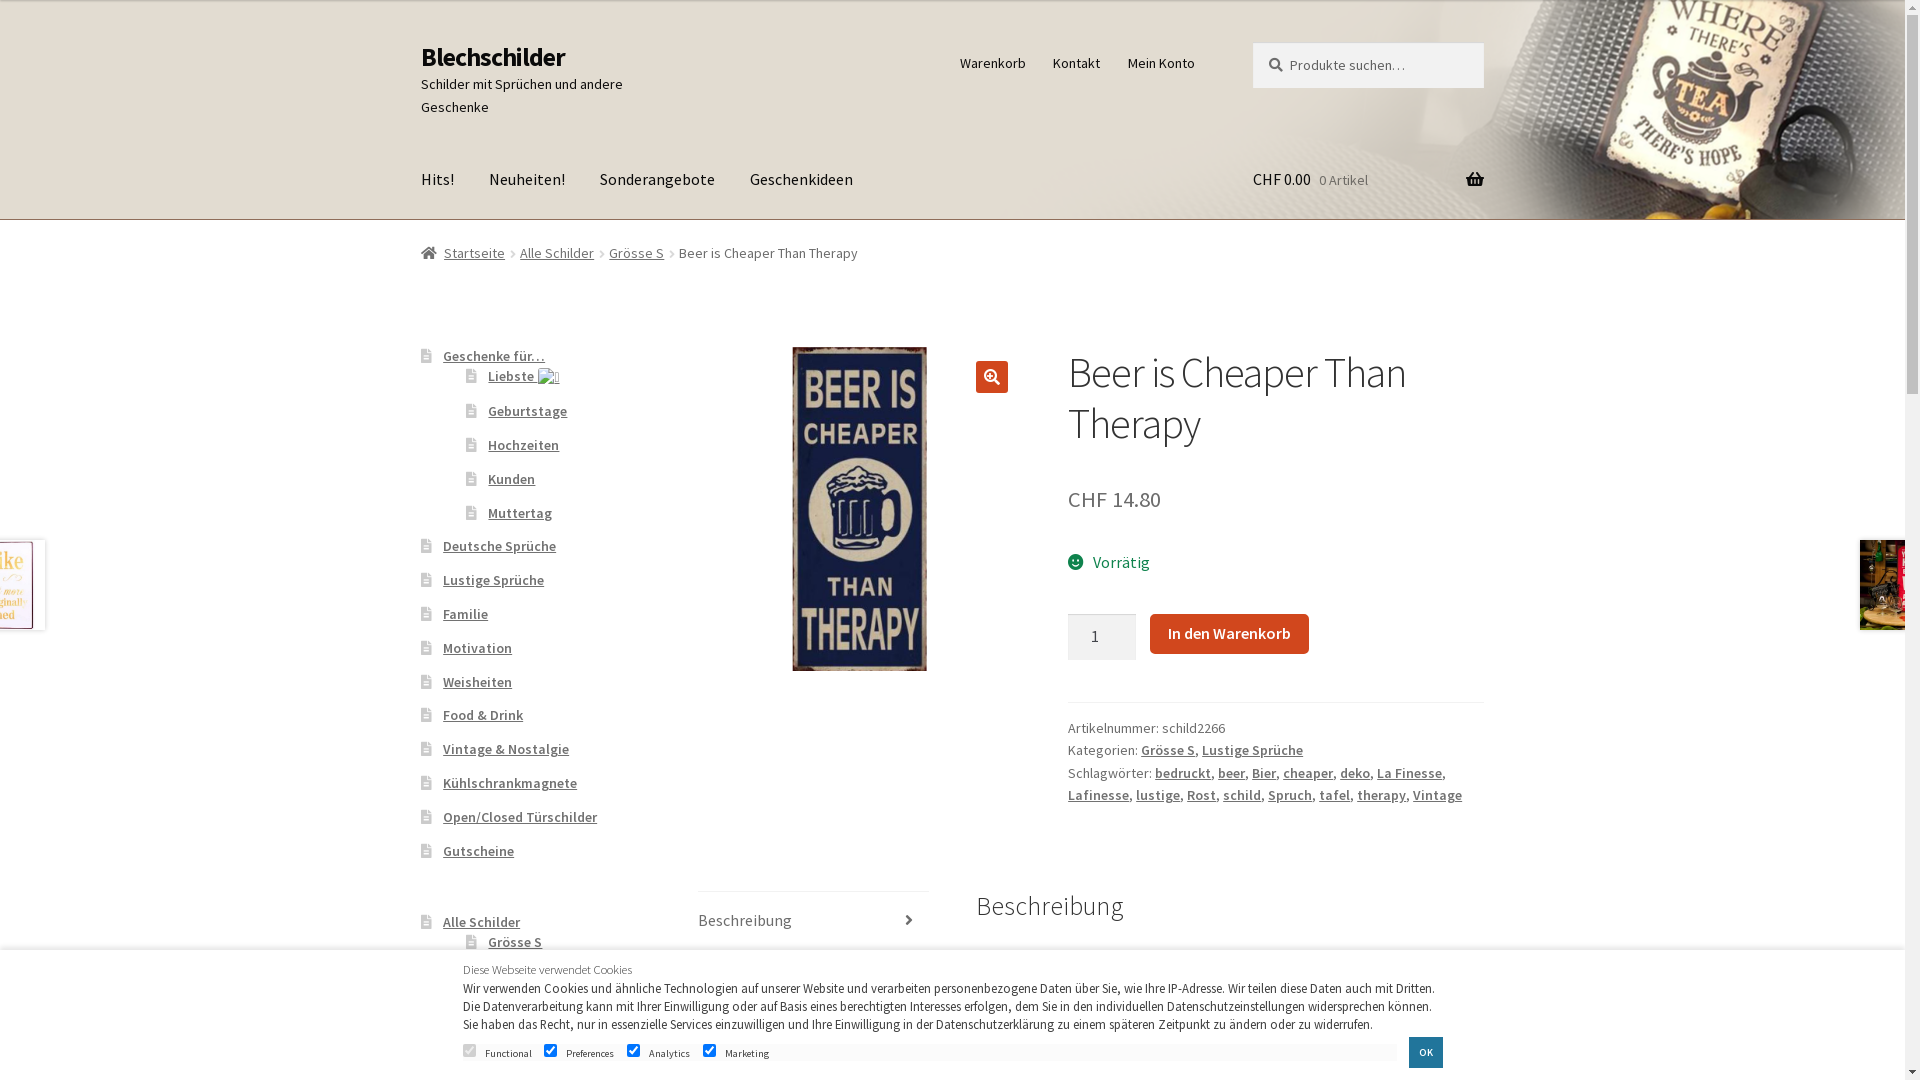 The height and width of the screenshot is (1080, 1920). Describe the element at coordinates (1282, 771) in the screenshot. I see `'cheaper'` at that location.